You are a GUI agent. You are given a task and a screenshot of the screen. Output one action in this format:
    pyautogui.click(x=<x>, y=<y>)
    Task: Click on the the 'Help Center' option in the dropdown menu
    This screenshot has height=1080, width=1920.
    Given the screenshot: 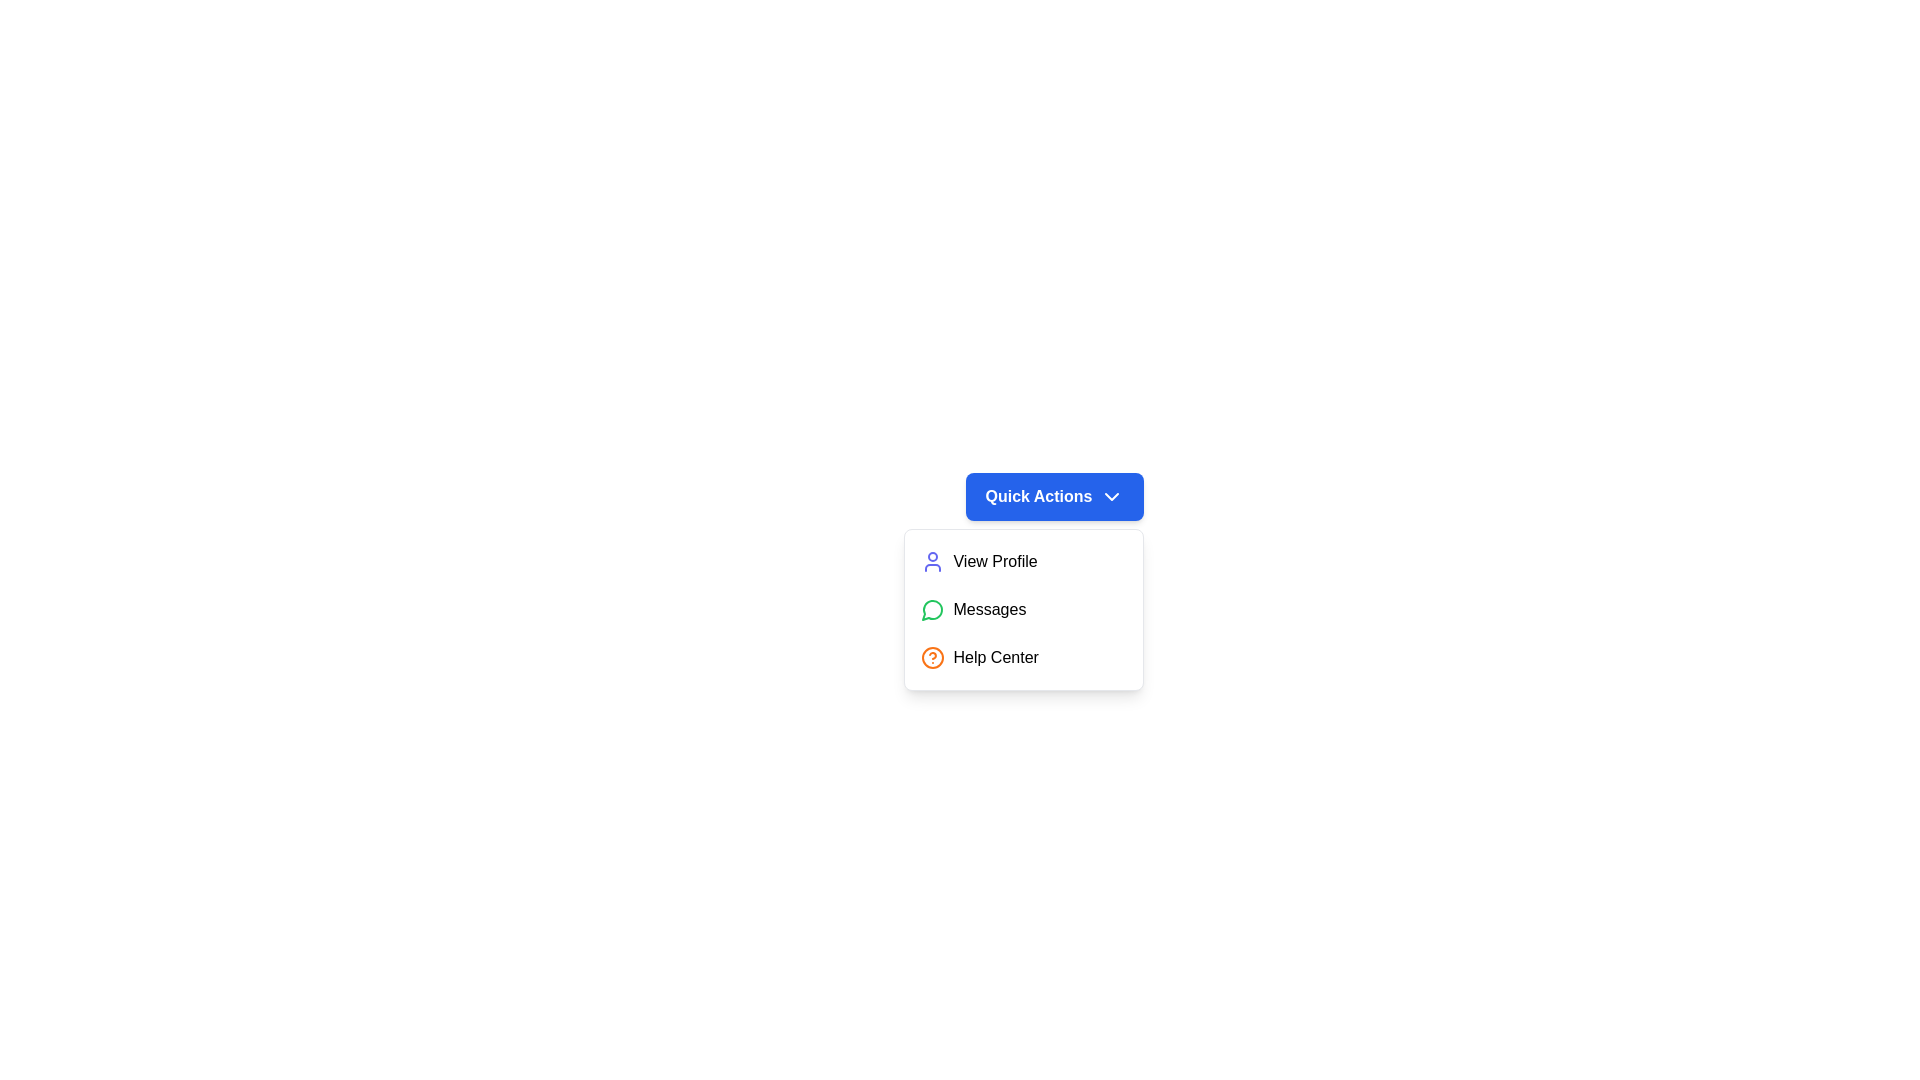 What is the action you would take?
    pyautogui.click(x=1023, y=658)
    